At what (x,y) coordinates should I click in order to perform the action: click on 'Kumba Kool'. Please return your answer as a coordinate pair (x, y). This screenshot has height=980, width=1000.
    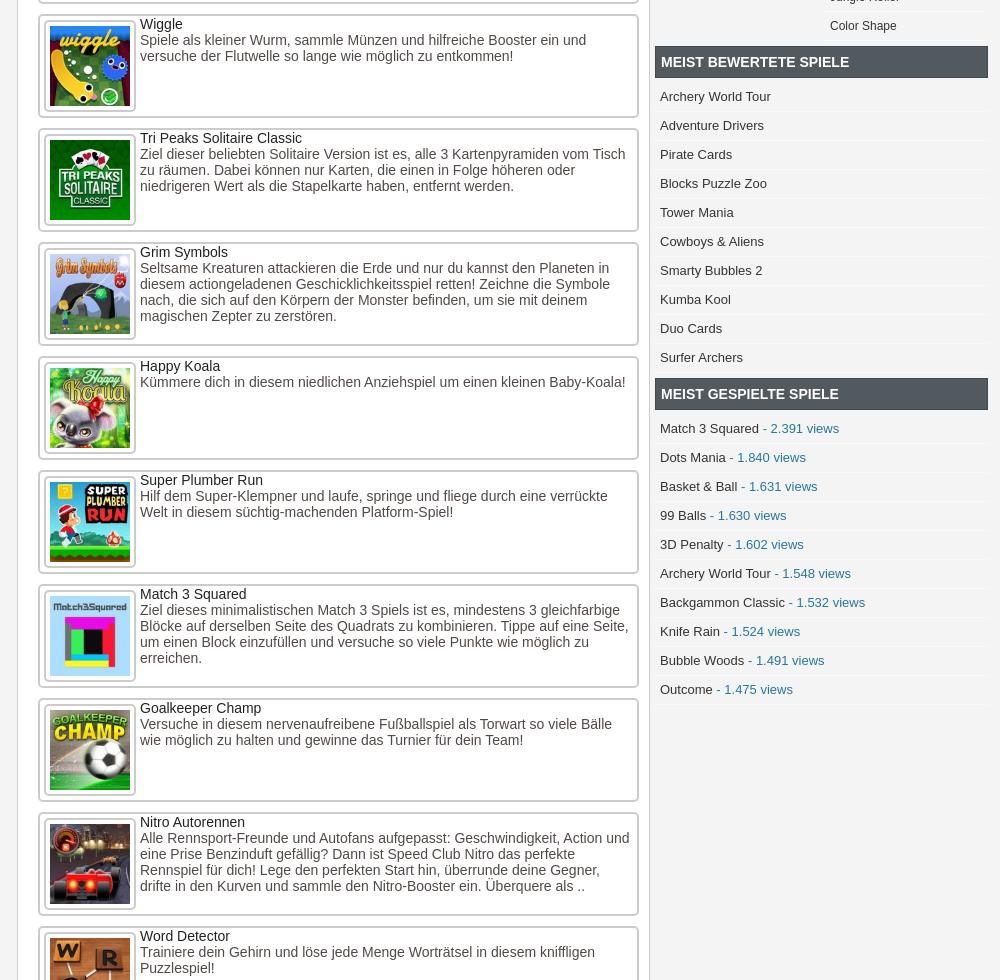
    Looking at the image, I should click on (660, 299).